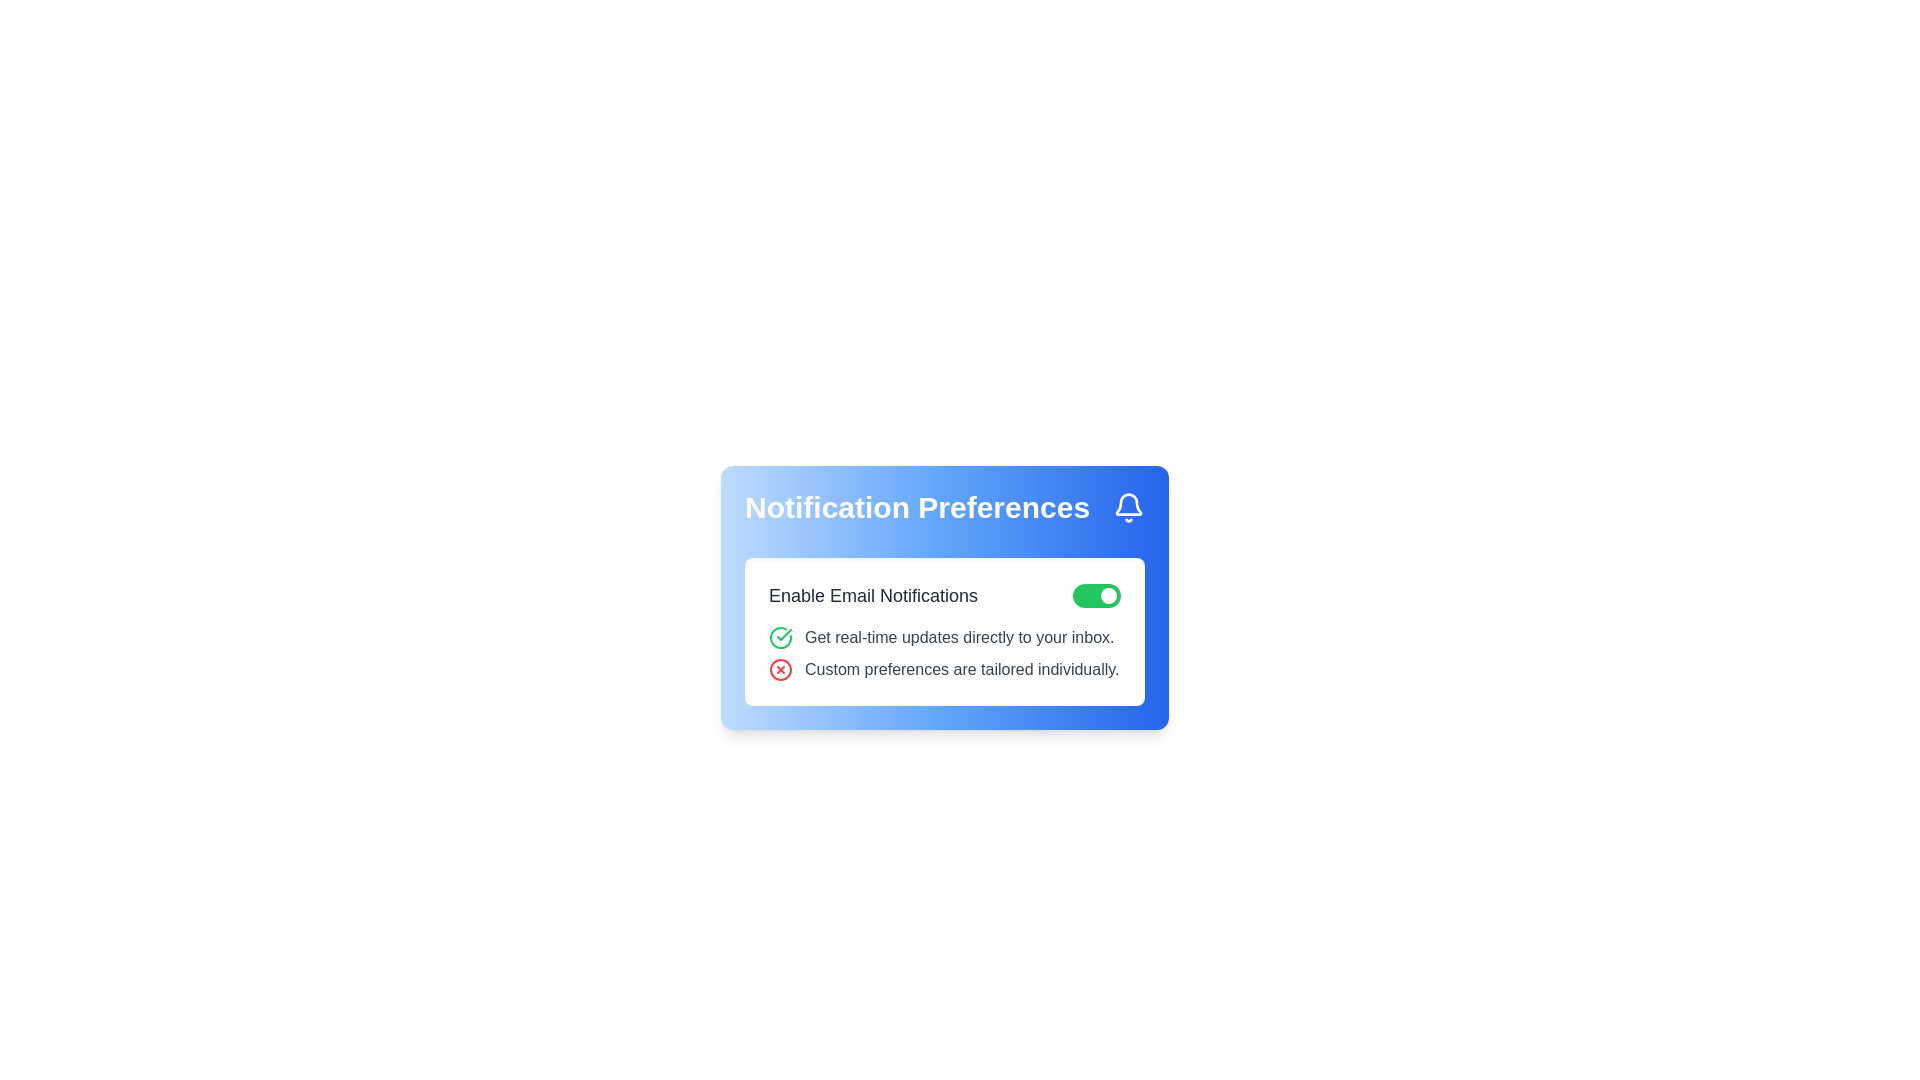 This screenshot has width=1920, height=1080. I want to click on the static information text with an associated icon that notifies users about enabling email notifications, located at the first choice in the list under the 'Enable Email Notifications' section, so click(944, 637).